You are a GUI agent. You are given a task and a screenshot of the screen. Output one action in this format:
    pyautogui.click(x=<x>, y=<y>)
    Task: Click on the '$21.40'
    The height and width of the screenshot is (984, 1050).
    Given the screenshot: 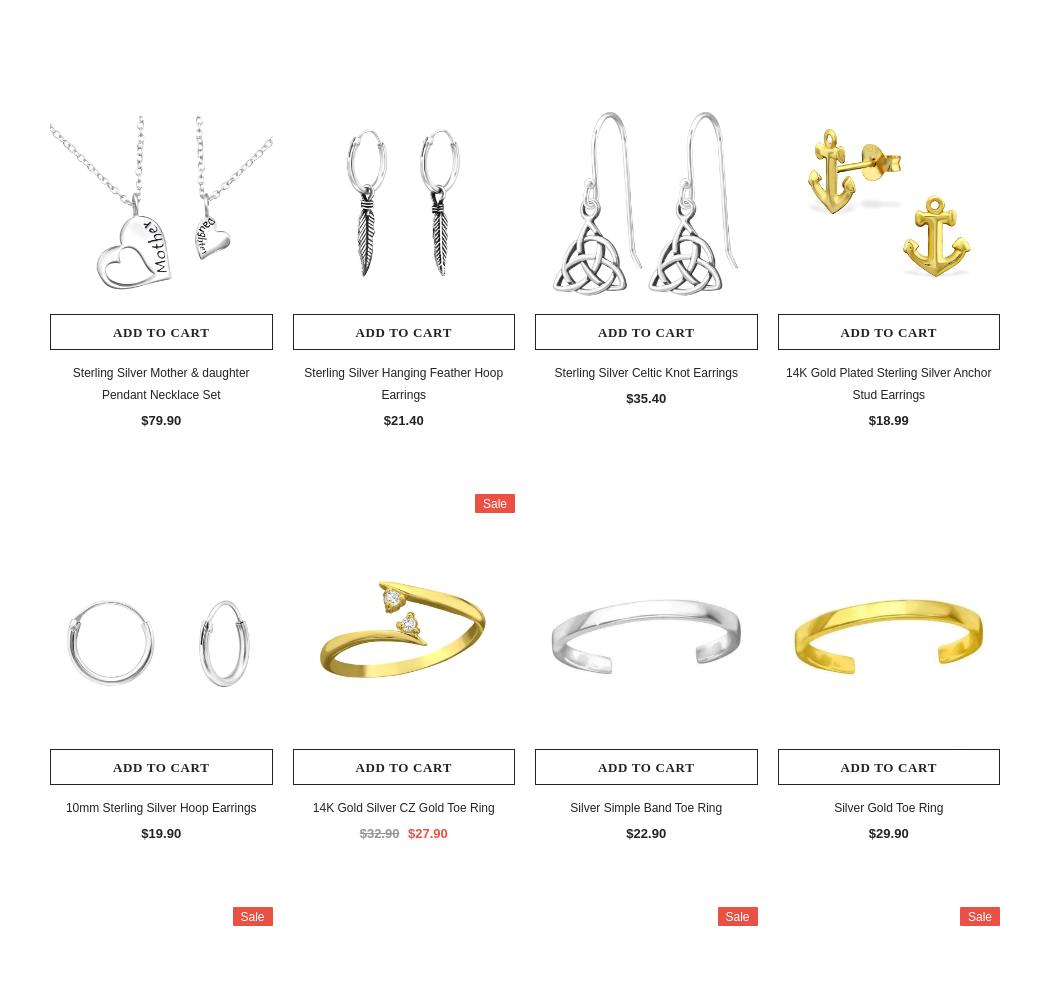 What is the action you would take?
    pyautogui.click(x=383, y=420)
    